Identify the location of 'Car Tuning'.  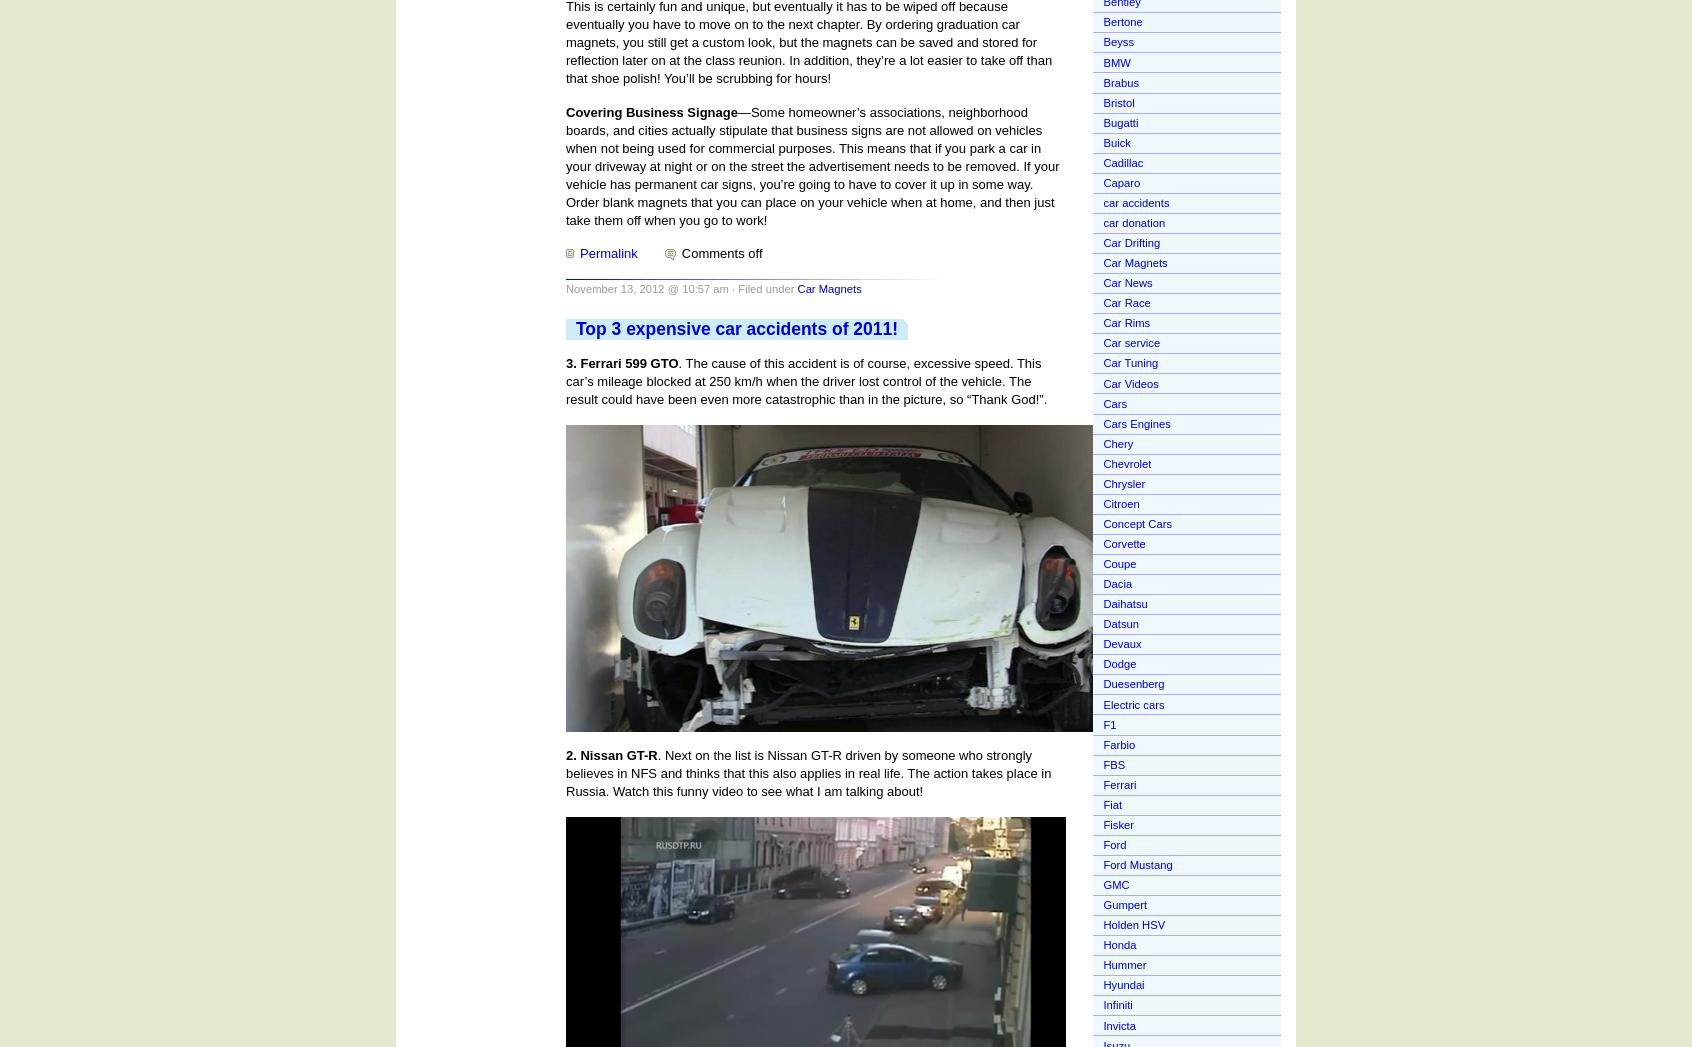
(1129, 362).